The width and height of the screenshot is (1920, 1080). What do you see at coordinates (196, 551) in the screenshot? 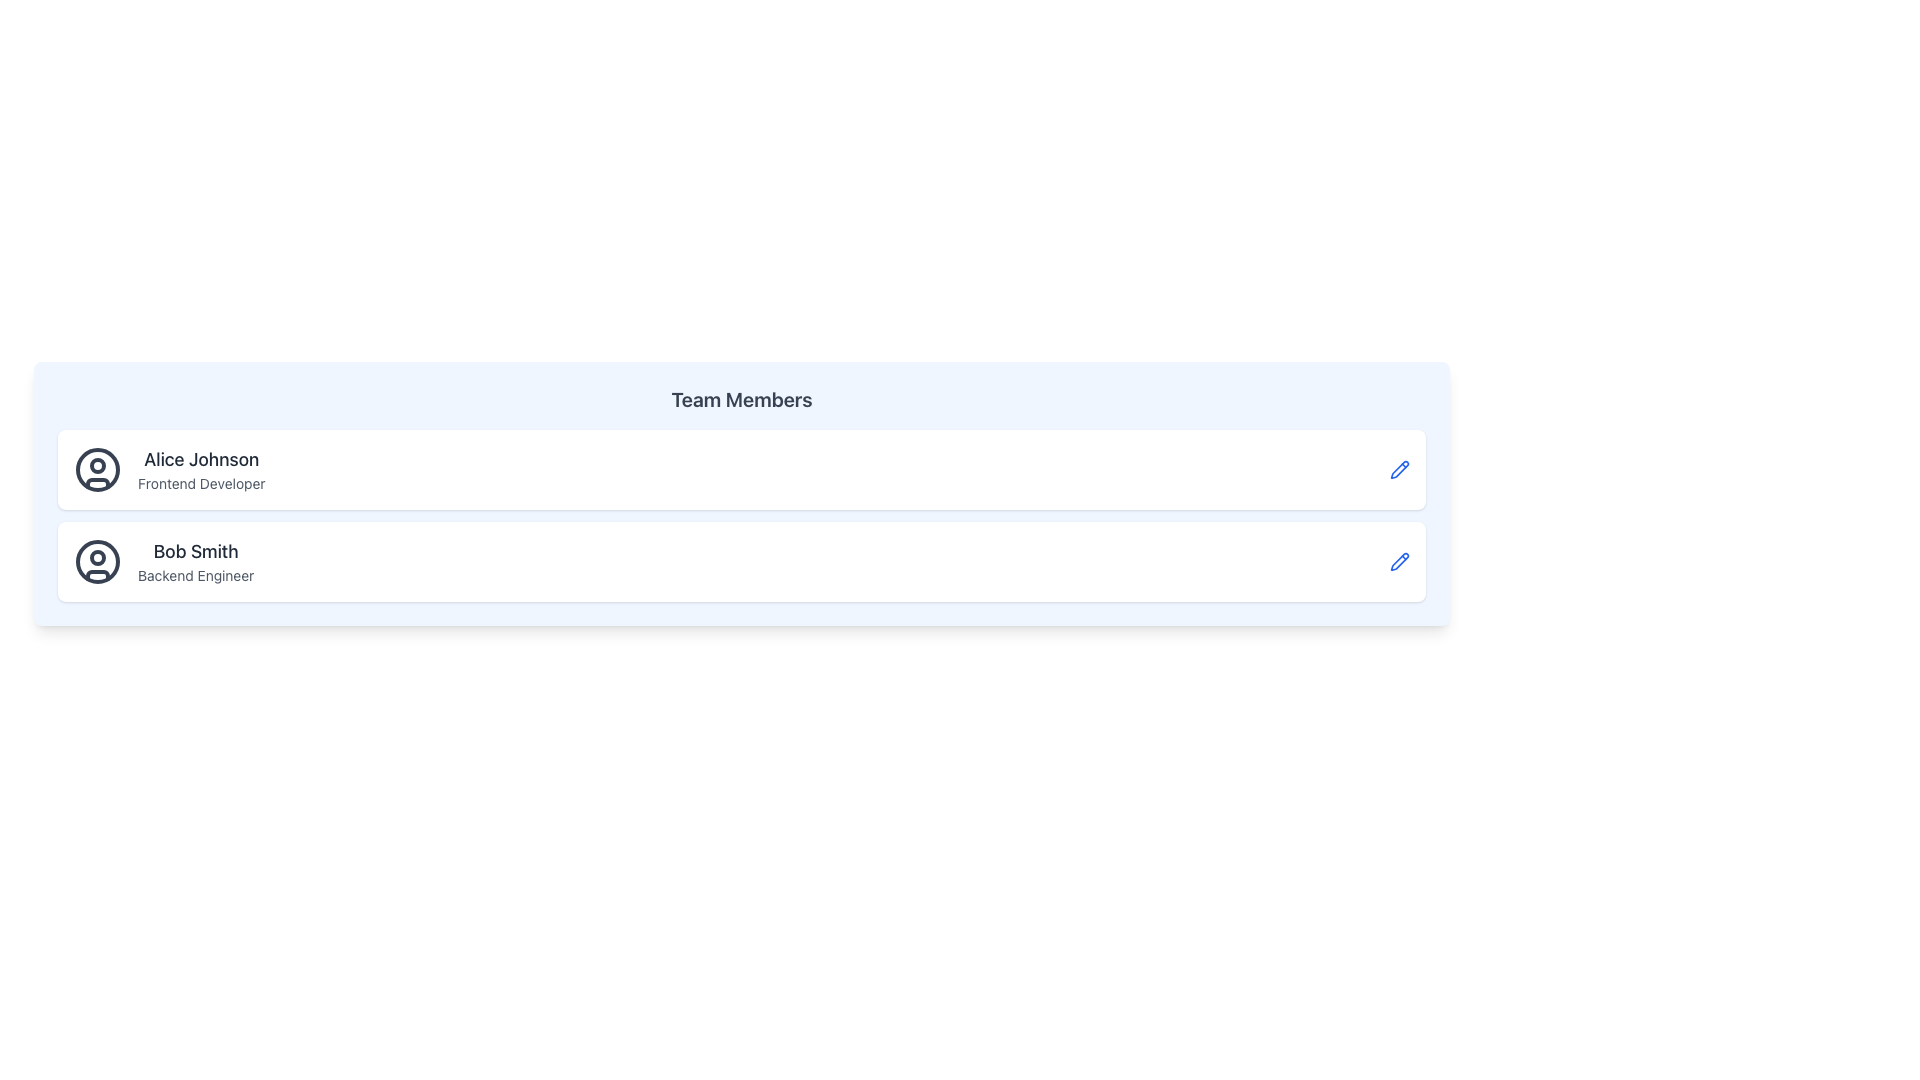
I see `the text label that displays 'Bob Smith' in bold, medium-sized dark gray font, located in the second card of the team members list, above the 'Backend Engineer' text` at bounding box center [196, 551].